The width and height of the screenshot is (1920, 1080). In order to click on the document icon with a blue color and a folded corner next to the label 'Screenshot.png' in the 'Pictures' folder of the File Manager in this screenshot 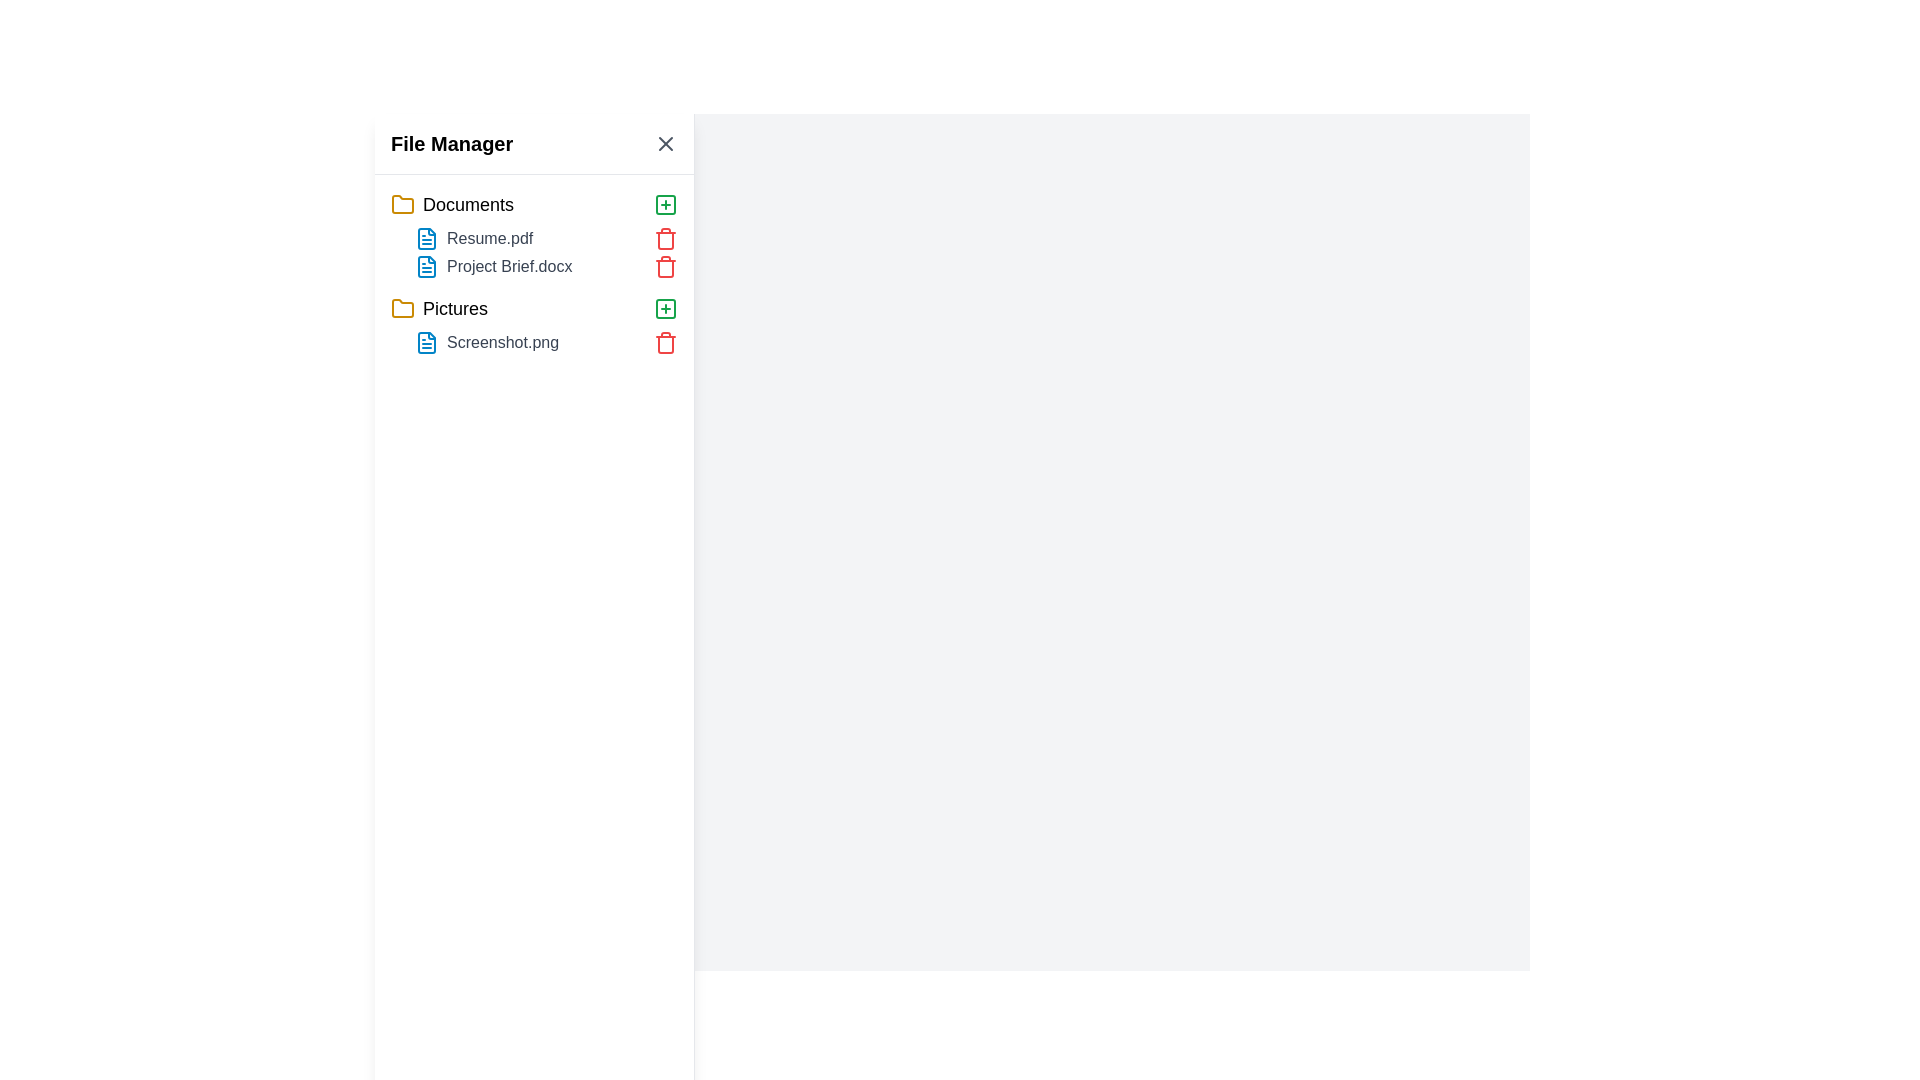, I will do `click(426, 342)`.